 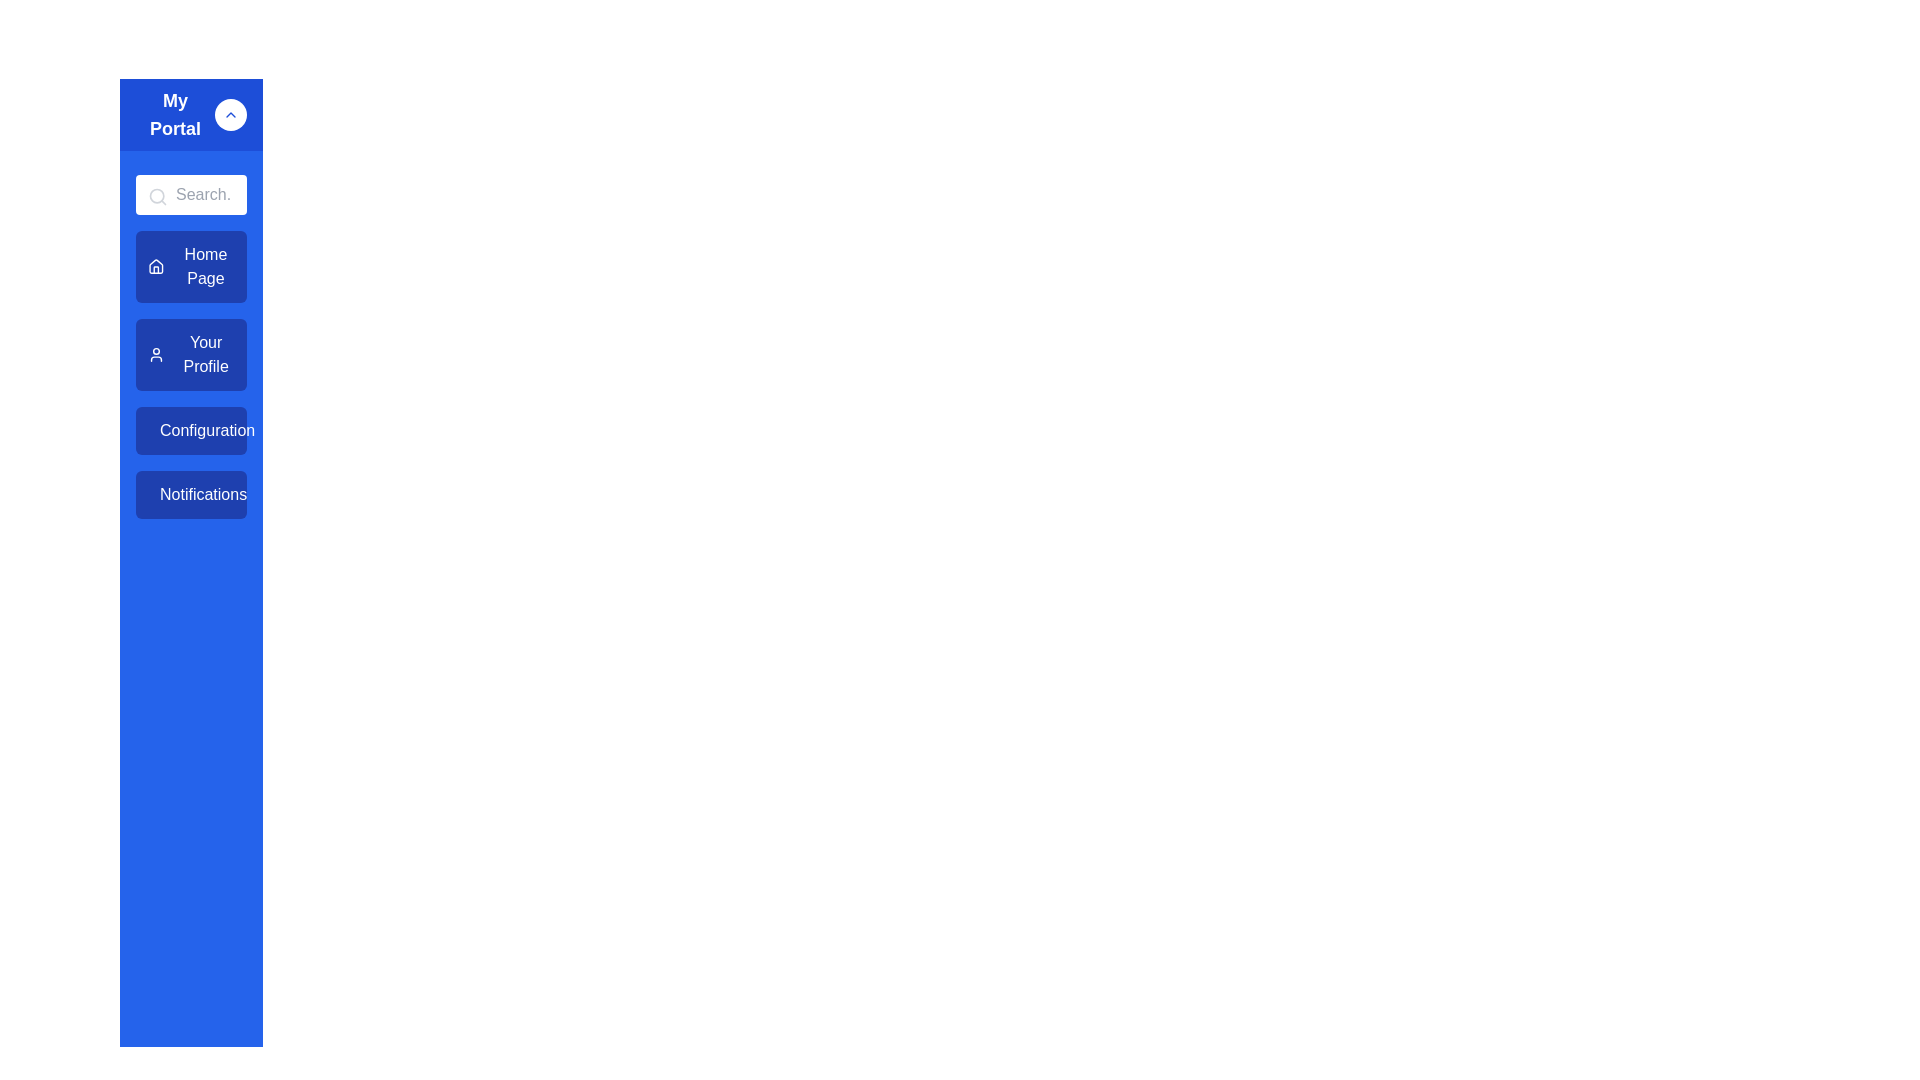 What do you see at coordinates (191, 195) in the screenshot?
I see `the search input field` at bounding box center [191, 195].